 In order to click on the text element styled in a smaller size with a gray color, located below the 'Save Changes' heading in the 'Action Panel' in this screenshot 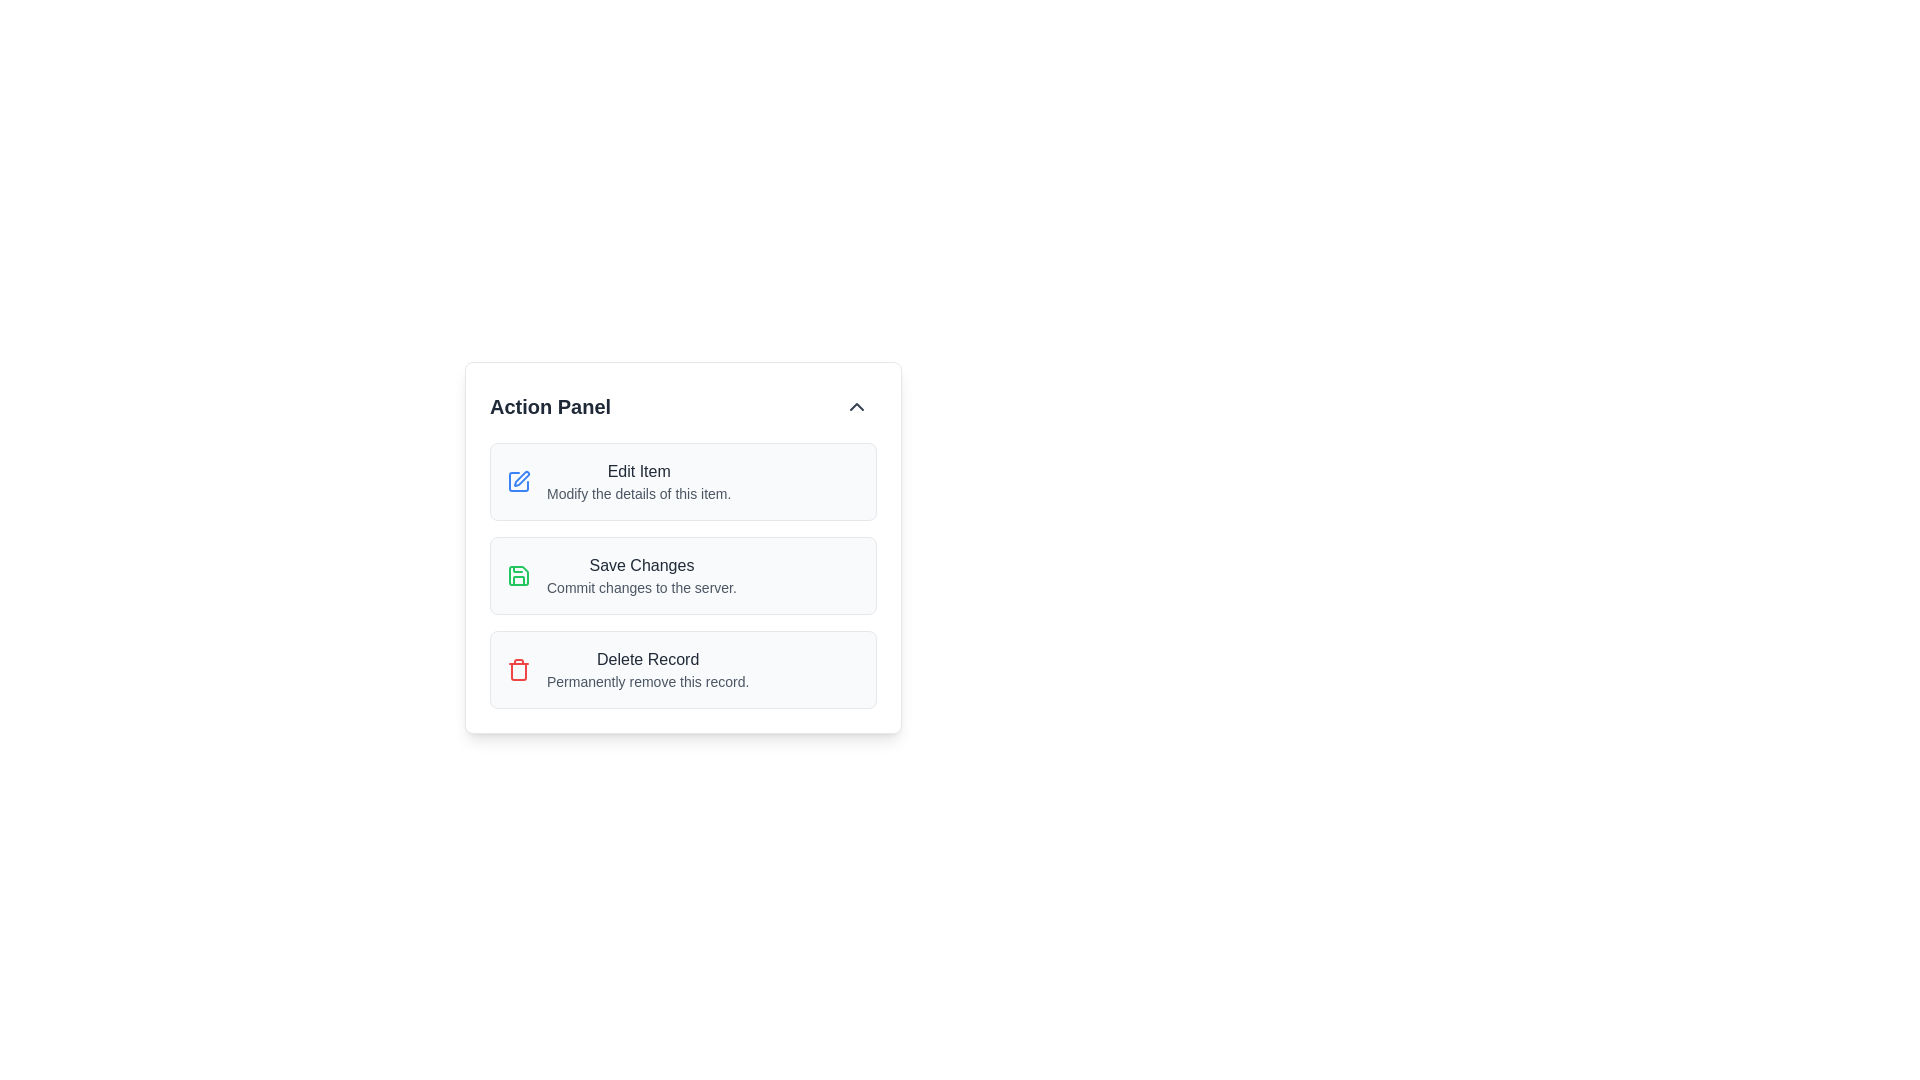, I will do `click(641, 586)`.